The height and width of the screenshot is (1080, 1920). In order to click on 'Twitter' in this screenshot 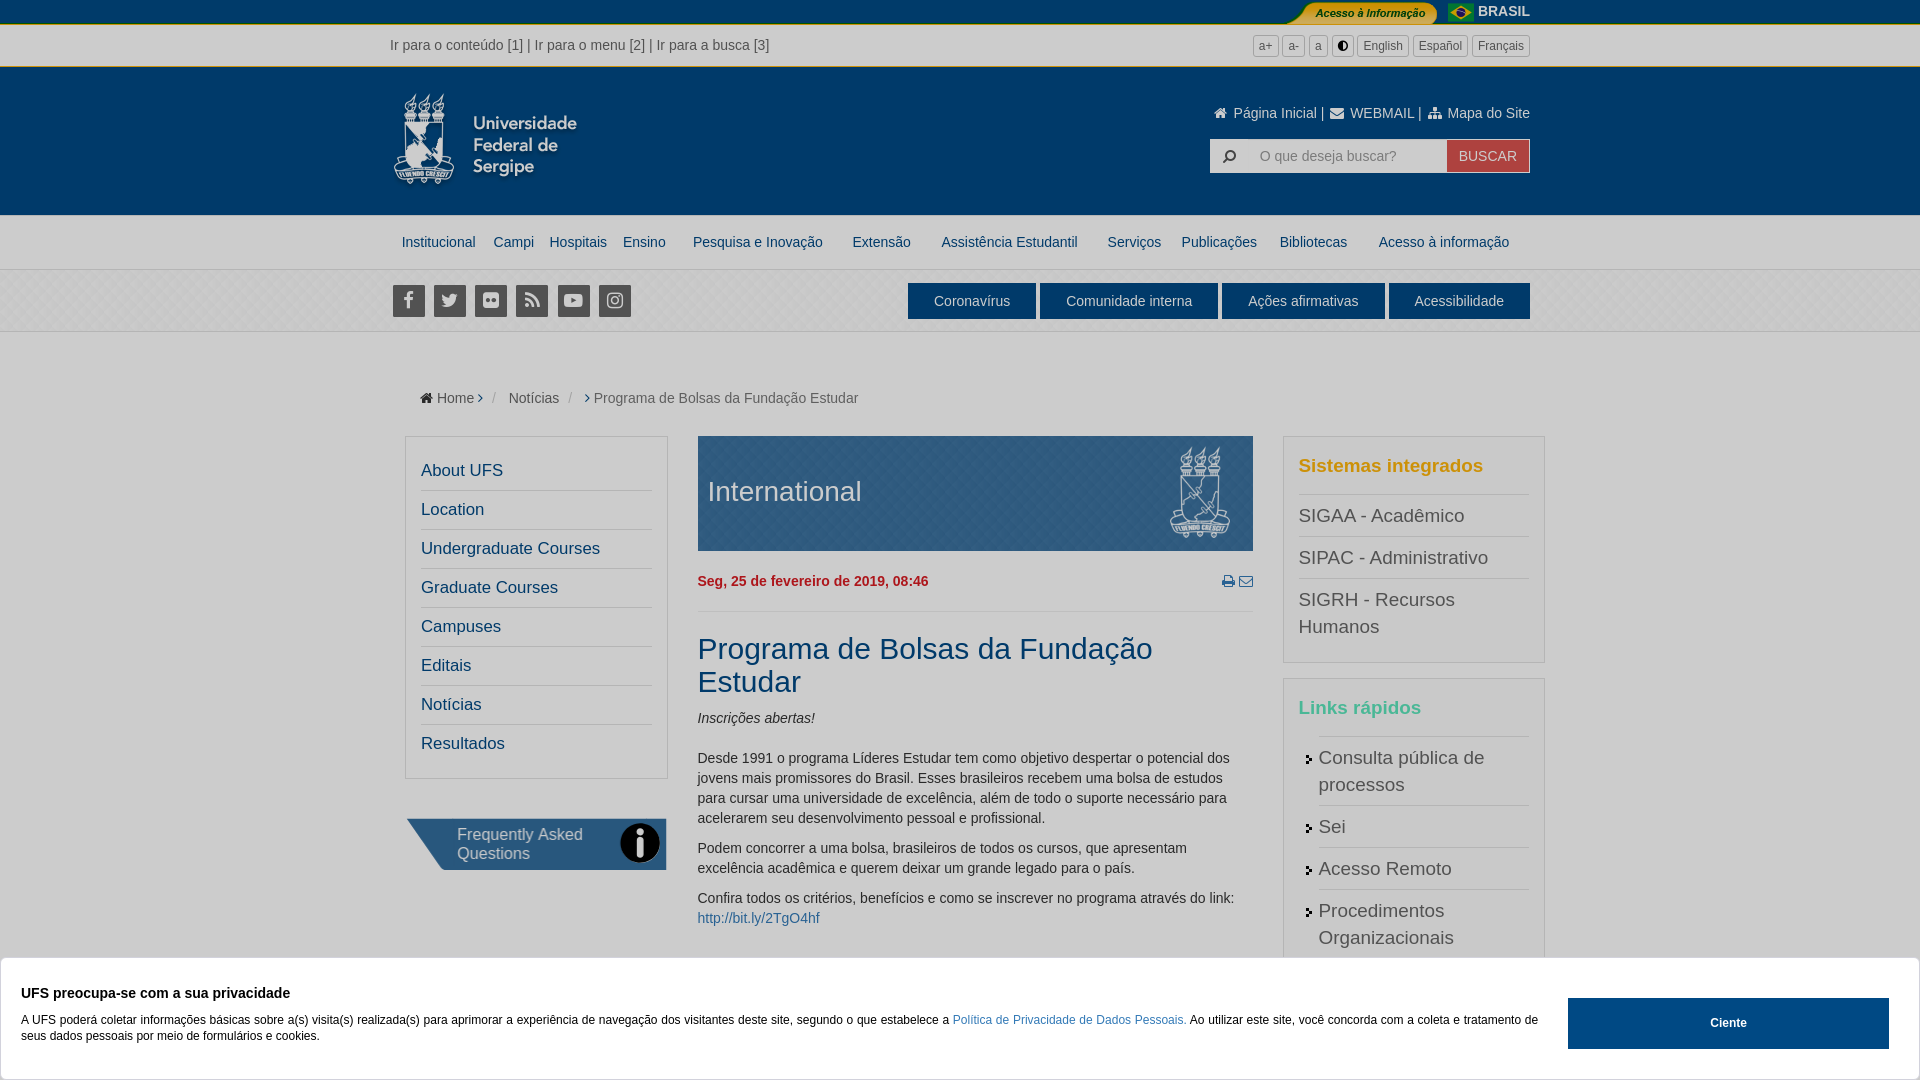, I will do `click(448, 300)`.